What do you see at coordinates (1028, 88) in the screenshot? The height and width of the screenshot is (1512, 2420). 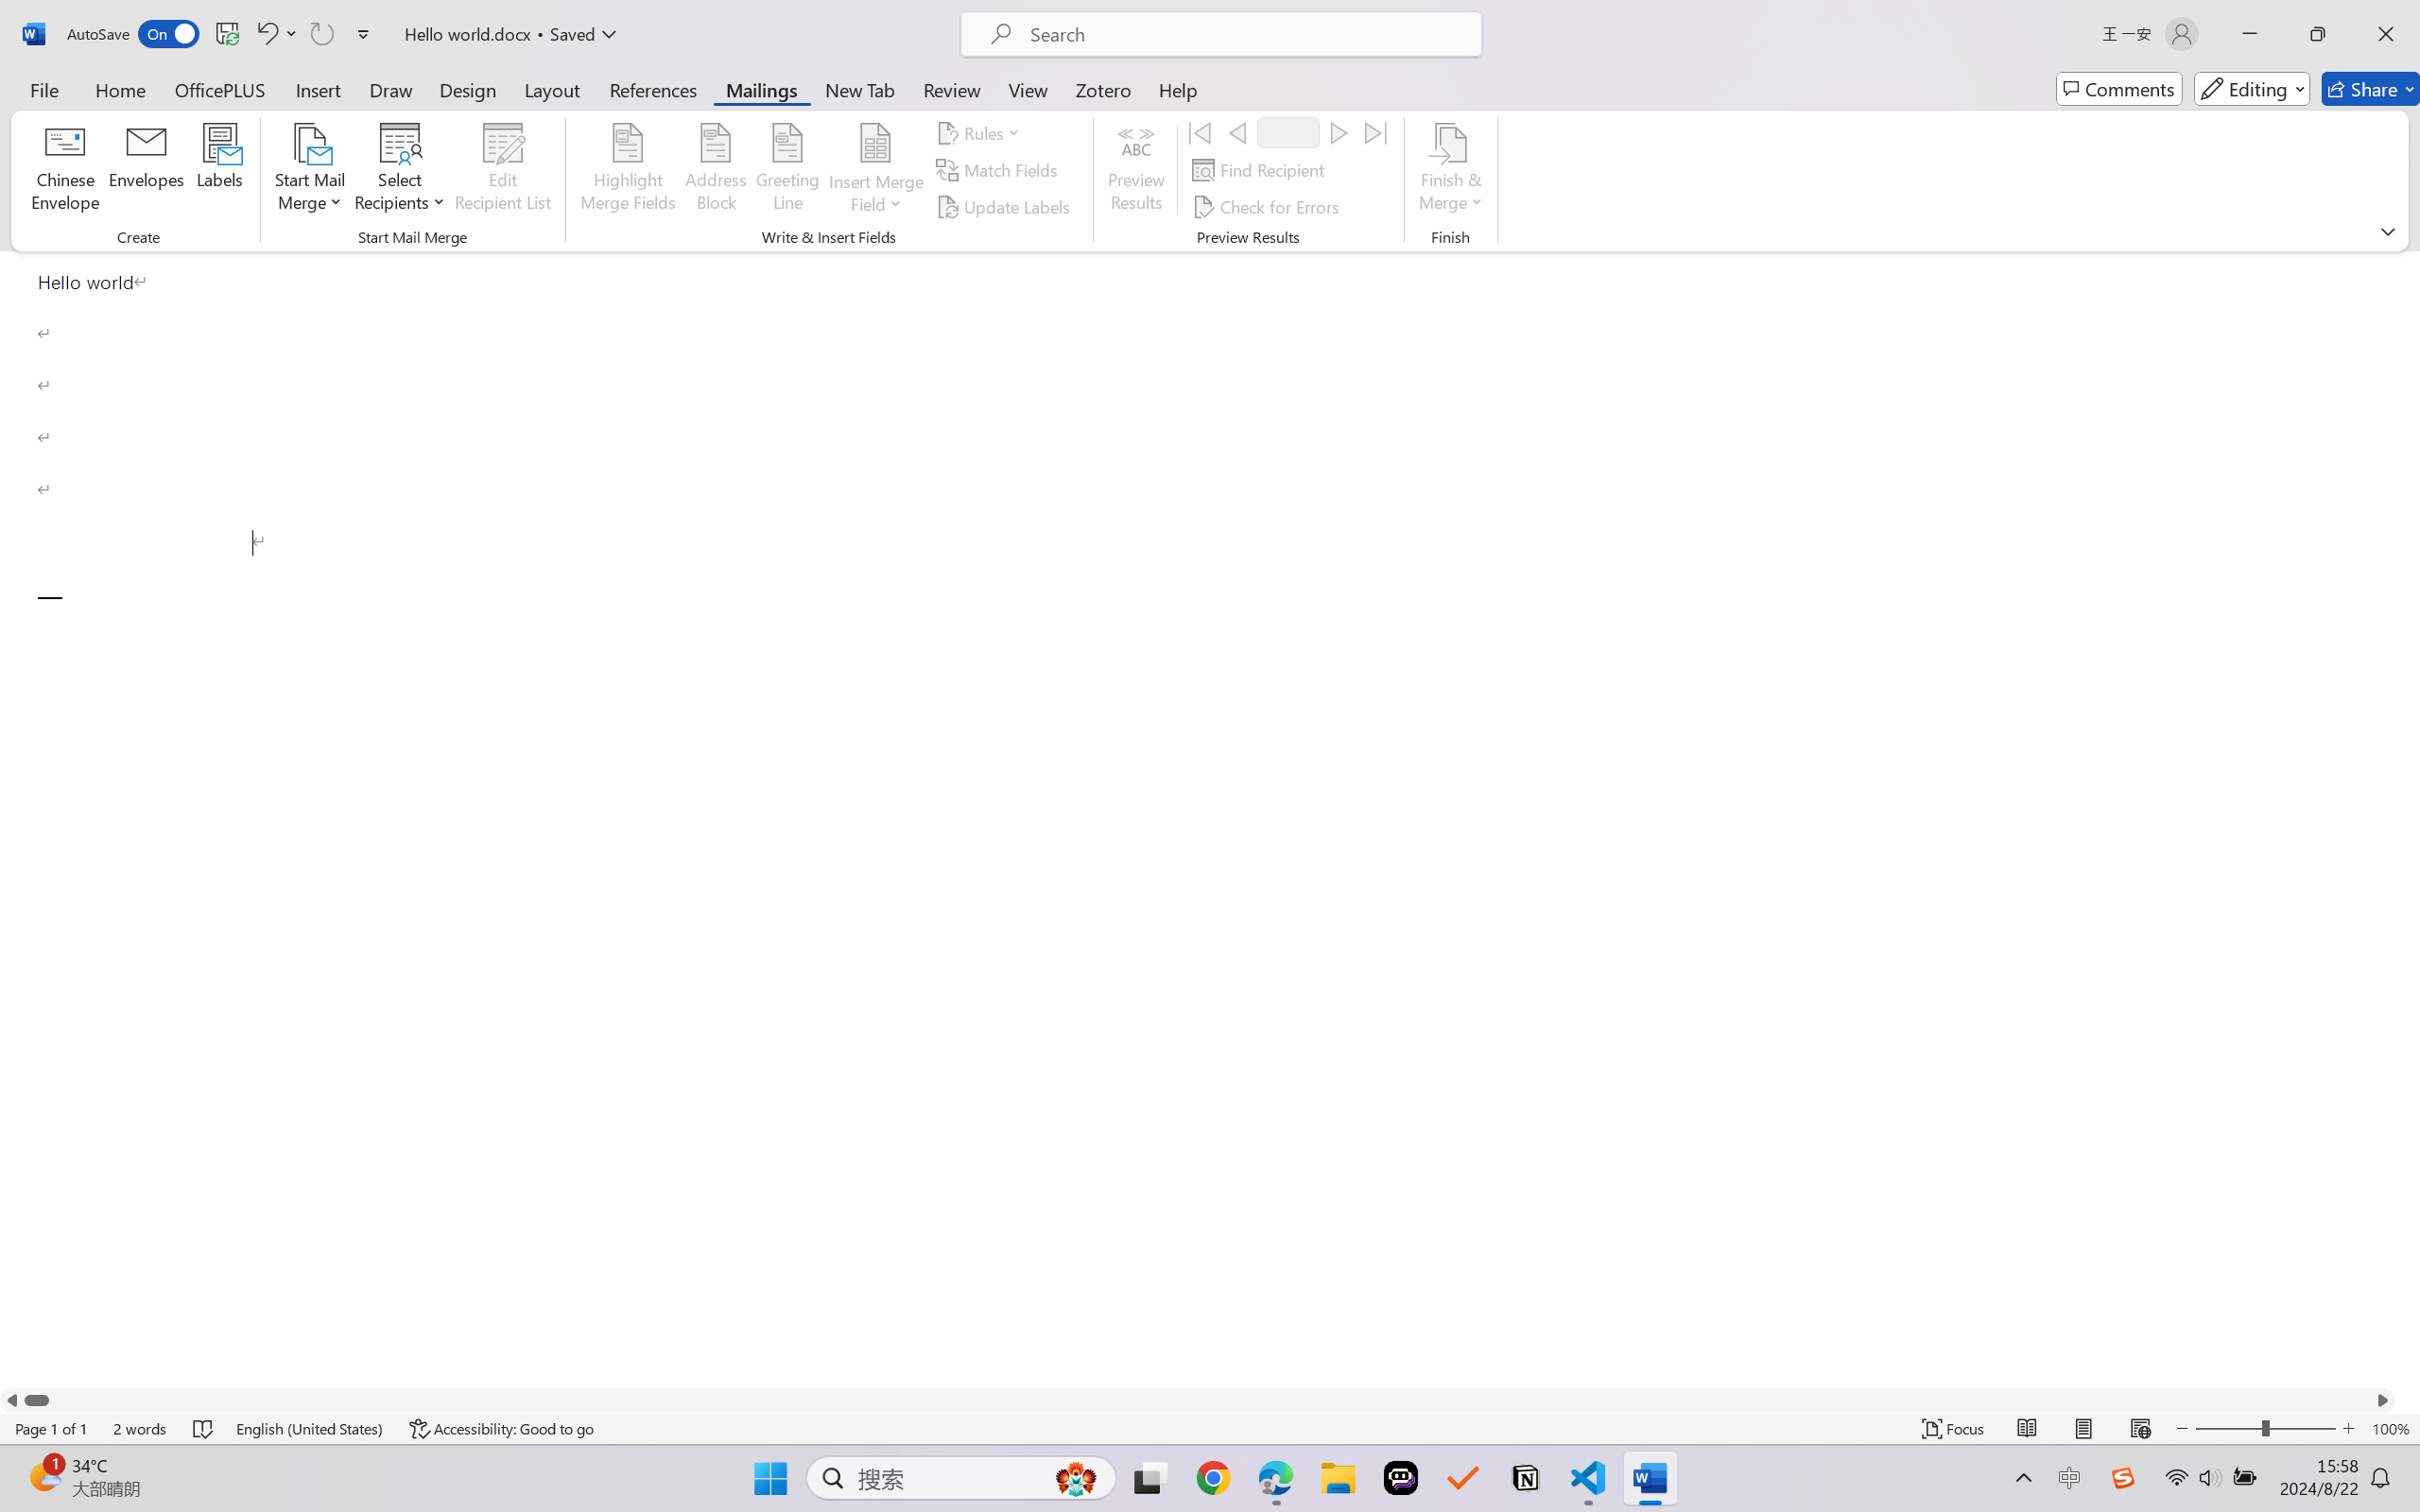 I see `'View'` at bounding box center [1028, 88].